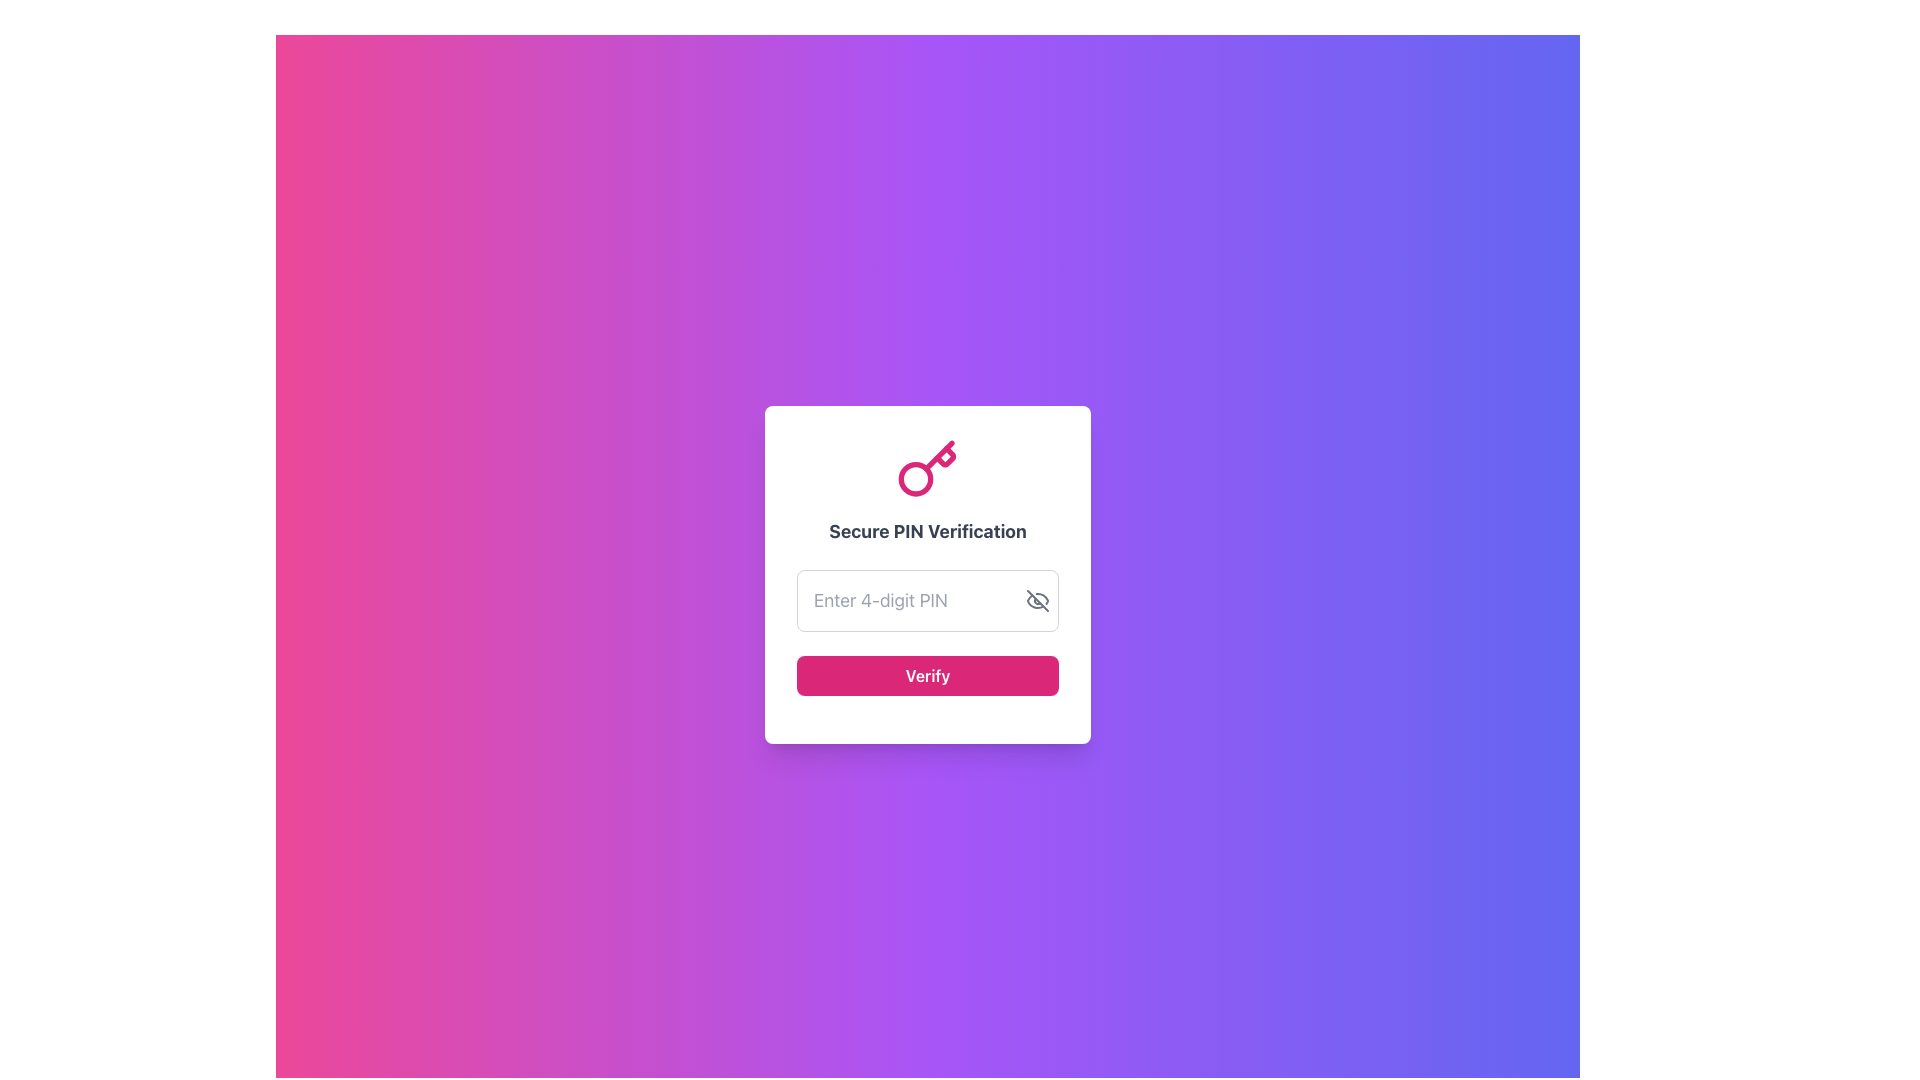 The width and height of the screenshot is (1920, 1080). I want to click on the vivid pink key icon that is centrally positioned above the text 'Secure PIN Verification' in the secure verification interface, so click(926, 470).